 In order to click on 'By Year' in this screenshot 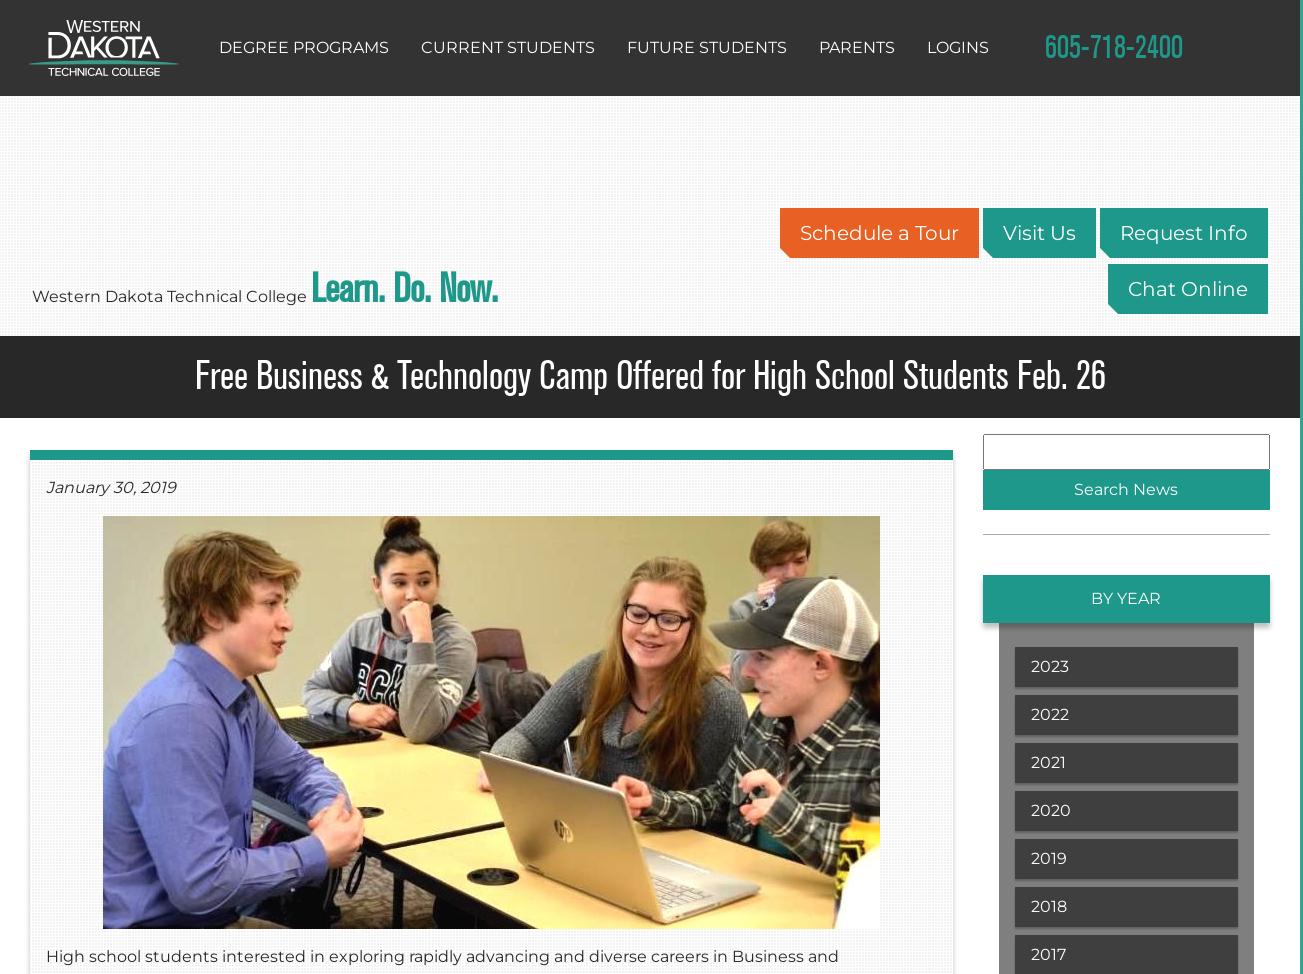, I will do `click(1090, 597)`.